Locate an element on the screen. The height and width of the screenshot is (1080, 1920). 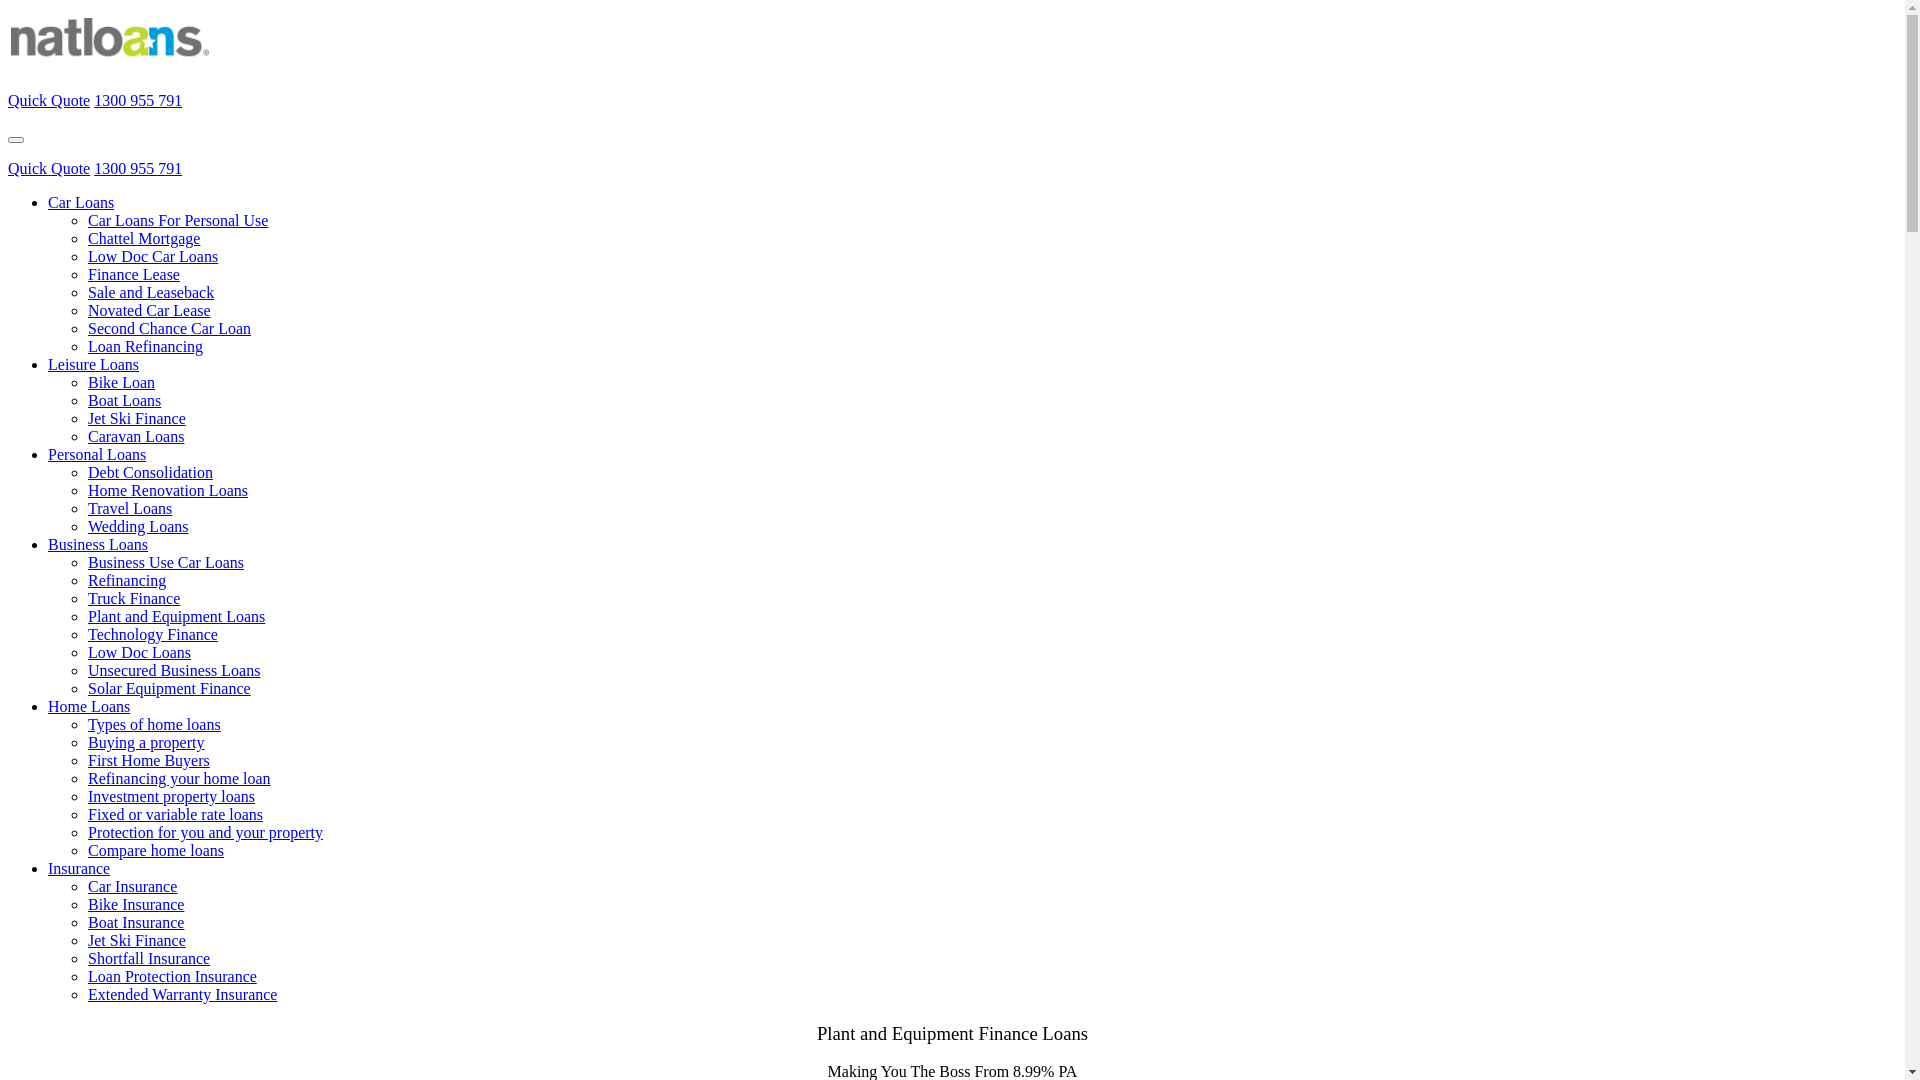
'Travel Loans' is located at coordinates (86, 507).